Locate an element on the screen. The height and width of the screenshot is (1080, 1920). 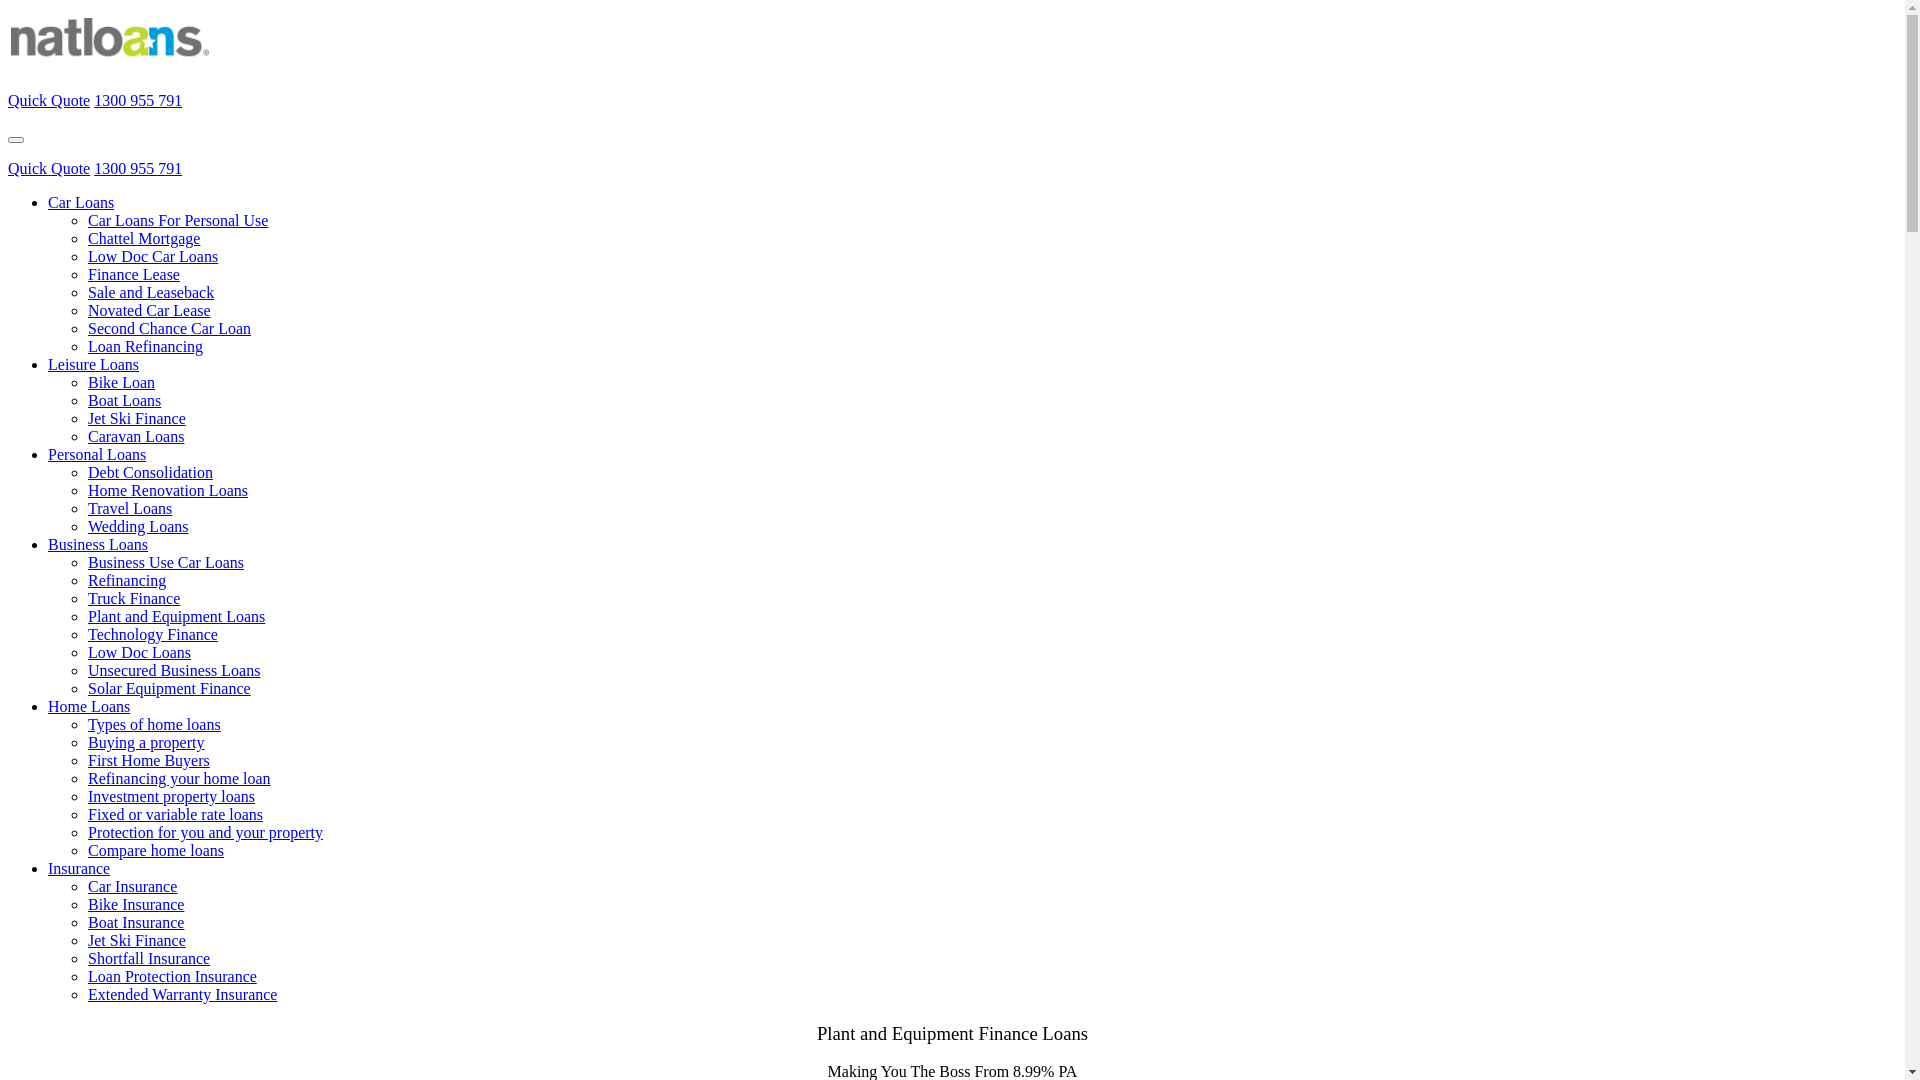
'Travel Loans' is located at coordinates (86, 507).